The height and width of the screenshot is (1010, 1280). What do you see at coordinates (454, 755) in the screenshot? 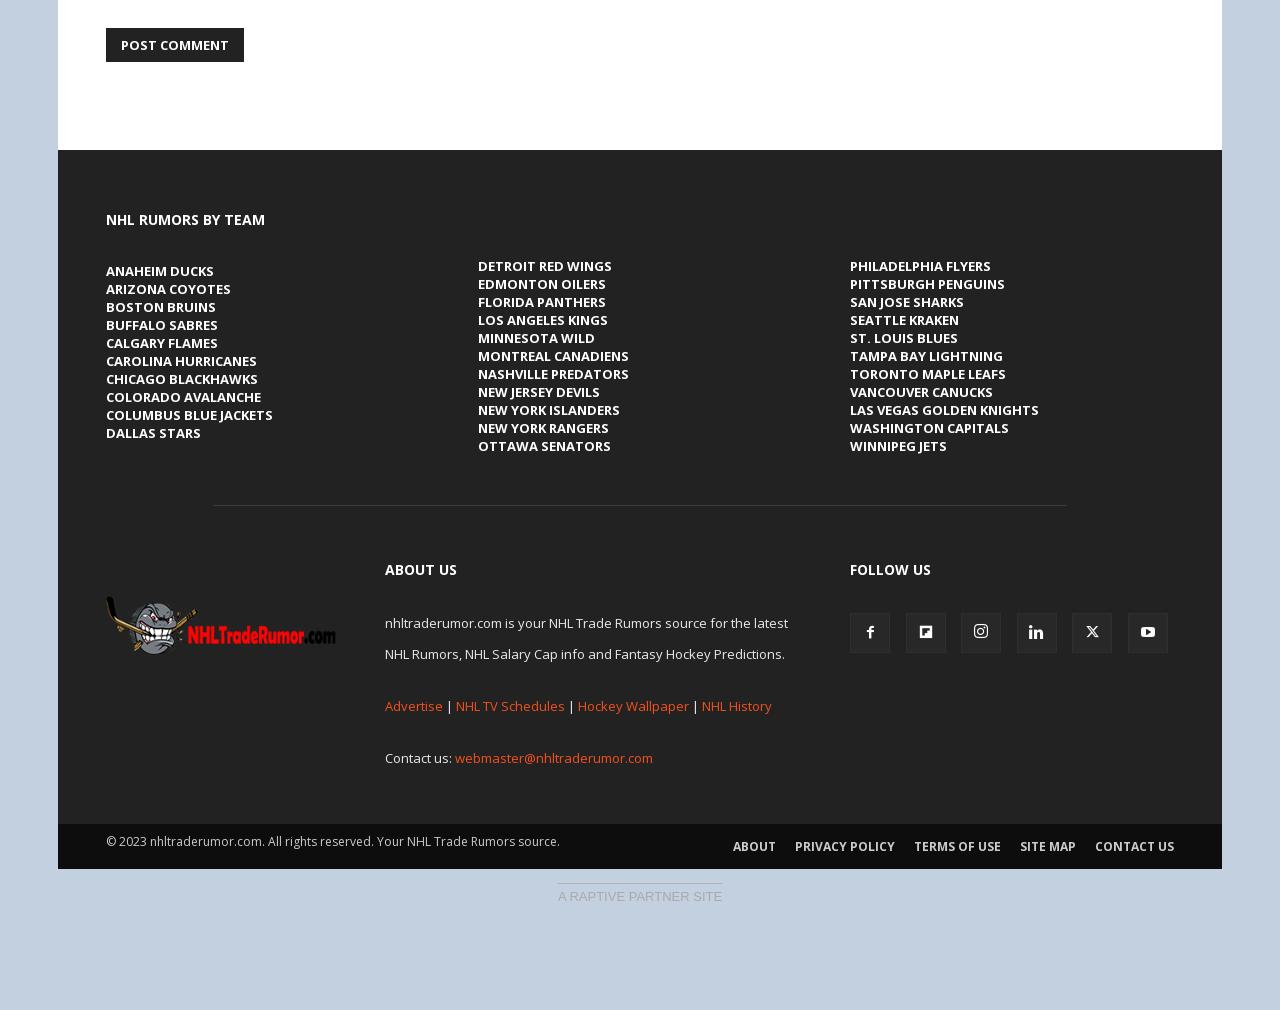
I see `'webmaster@nhltraderumor.com'` at bounding box center [454, 755].